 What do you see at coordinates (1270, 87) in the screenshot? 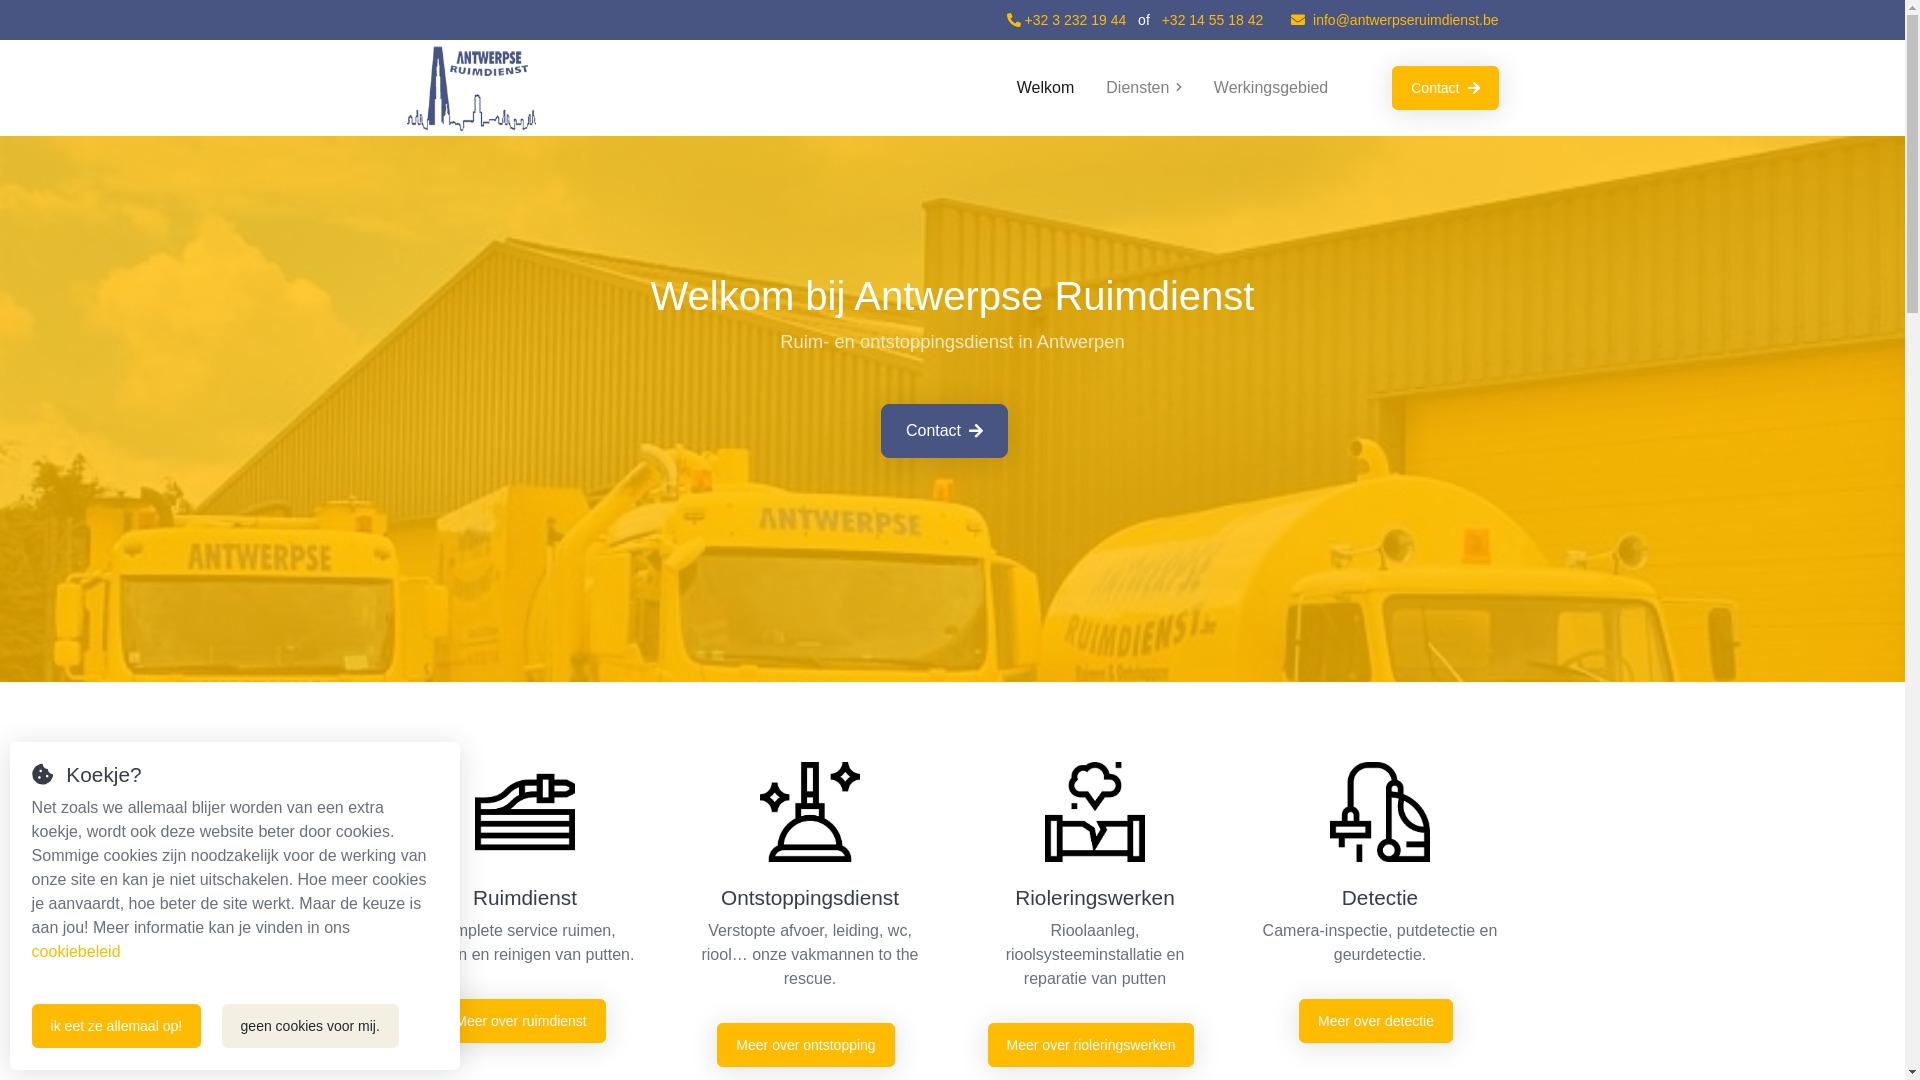
I see `'Werkingsgebied'` at bounding box center [1270, 87].